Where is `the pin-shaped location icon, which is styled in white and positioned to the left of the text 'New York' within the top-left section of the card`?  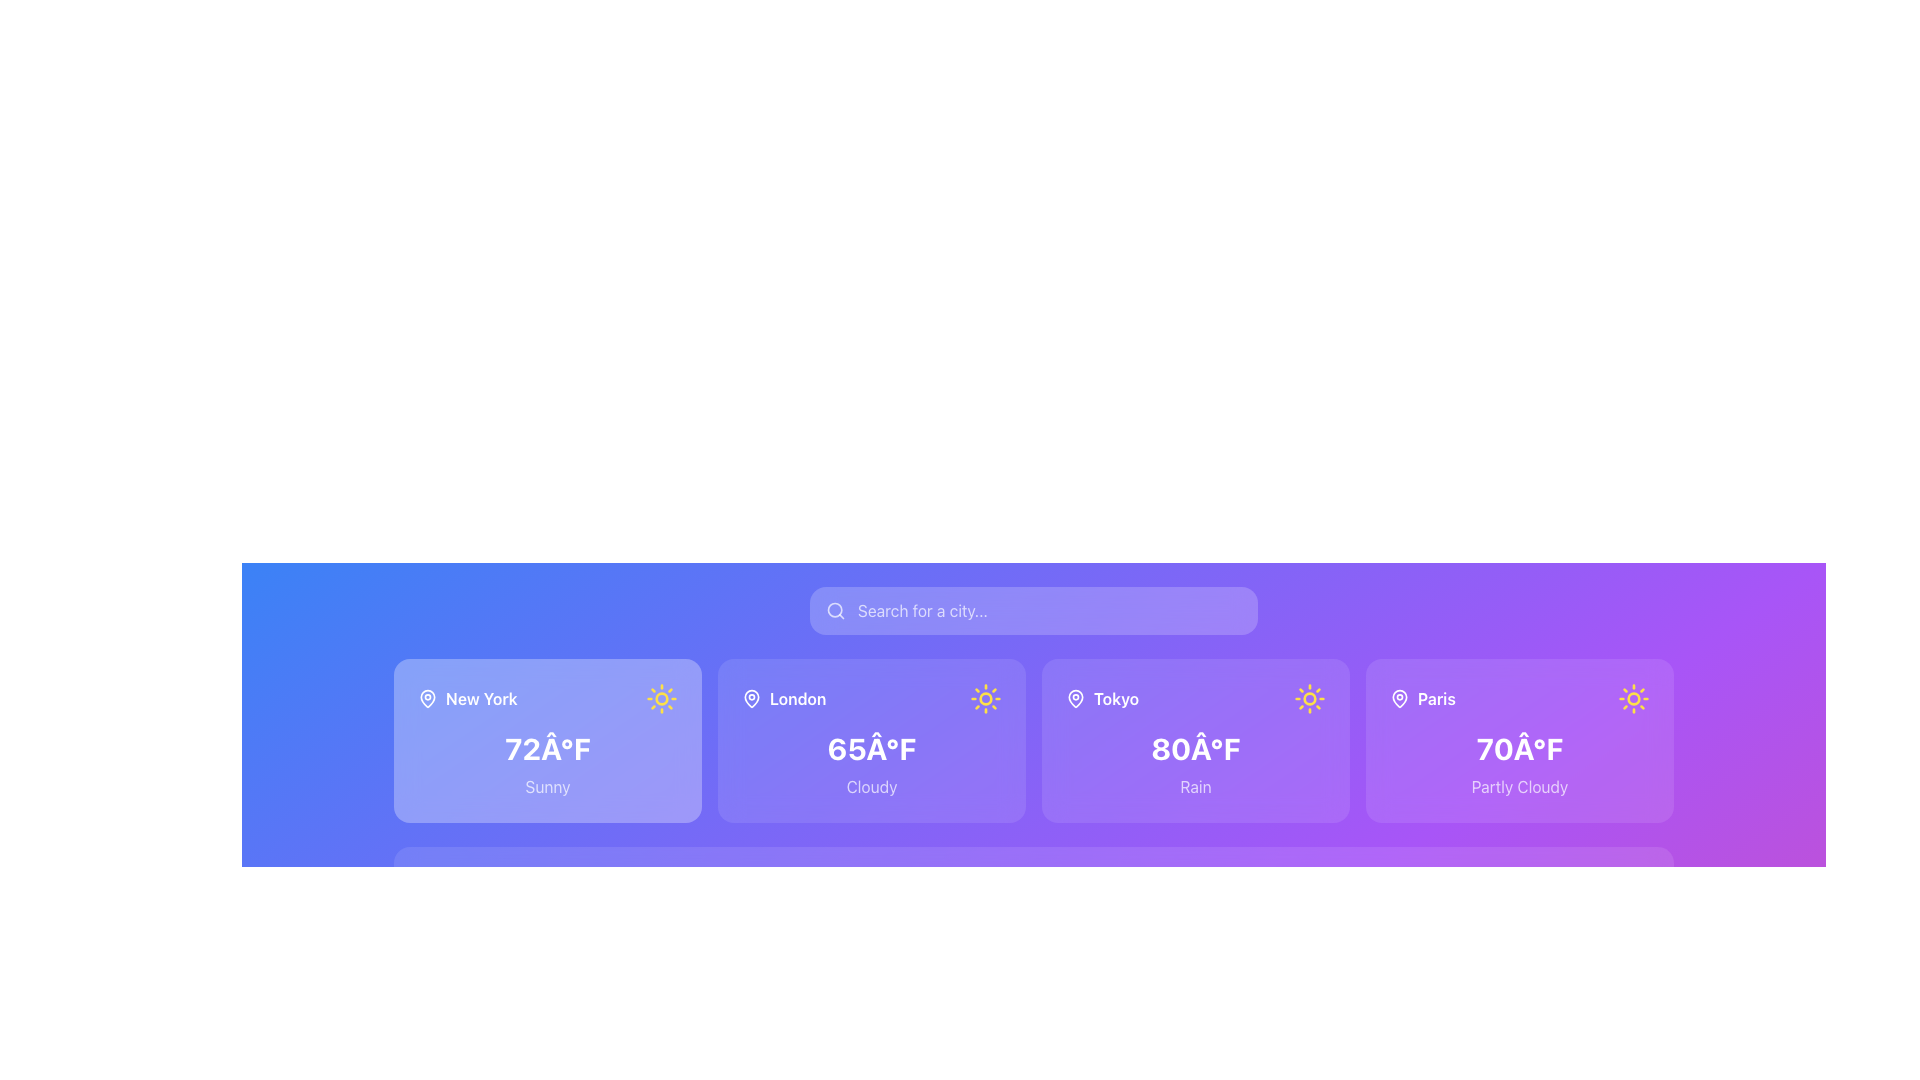
the pin-shaped location icon, which is styled in white and positioned to the left of the text 'New York' within the top-left section of the card is located at coordinates (426, 697).